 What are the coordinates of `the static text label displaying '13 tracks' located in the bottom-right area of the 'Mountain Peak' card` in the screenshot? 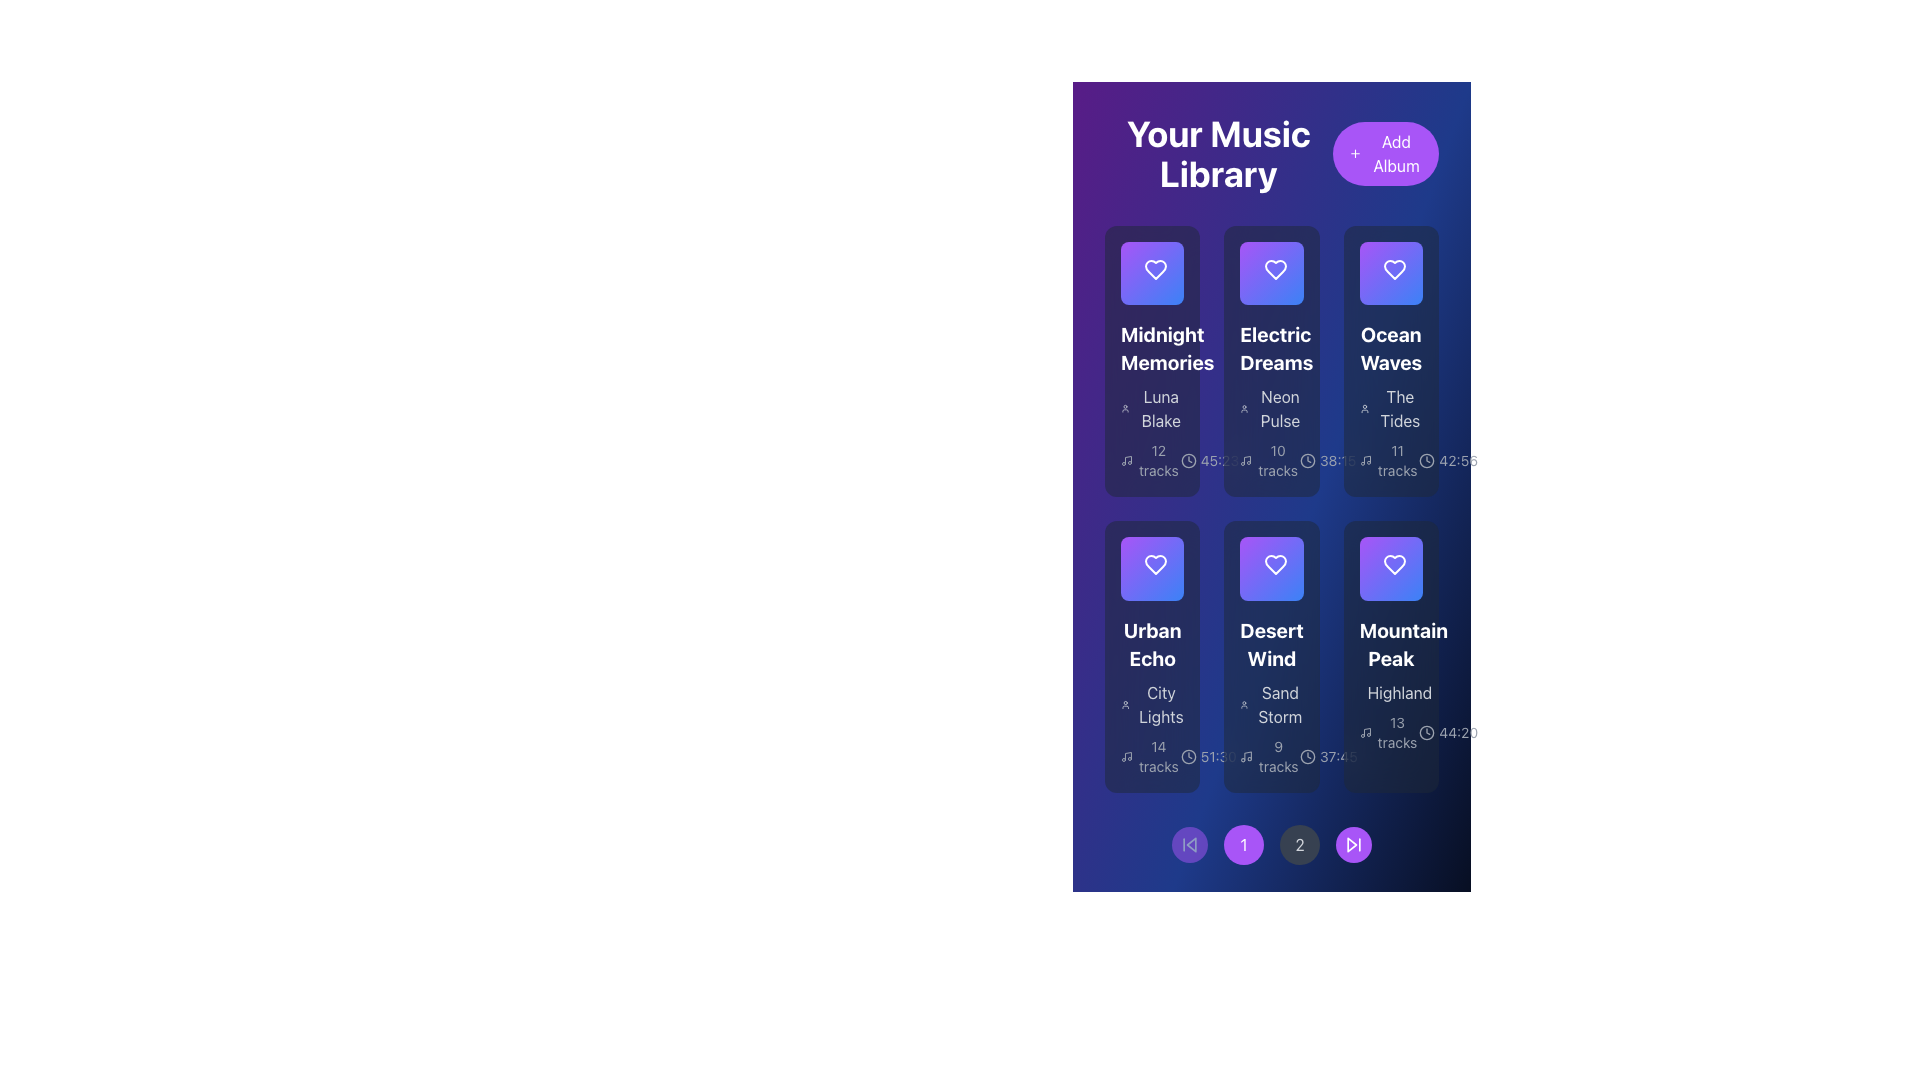 It's located at (1396, 732).